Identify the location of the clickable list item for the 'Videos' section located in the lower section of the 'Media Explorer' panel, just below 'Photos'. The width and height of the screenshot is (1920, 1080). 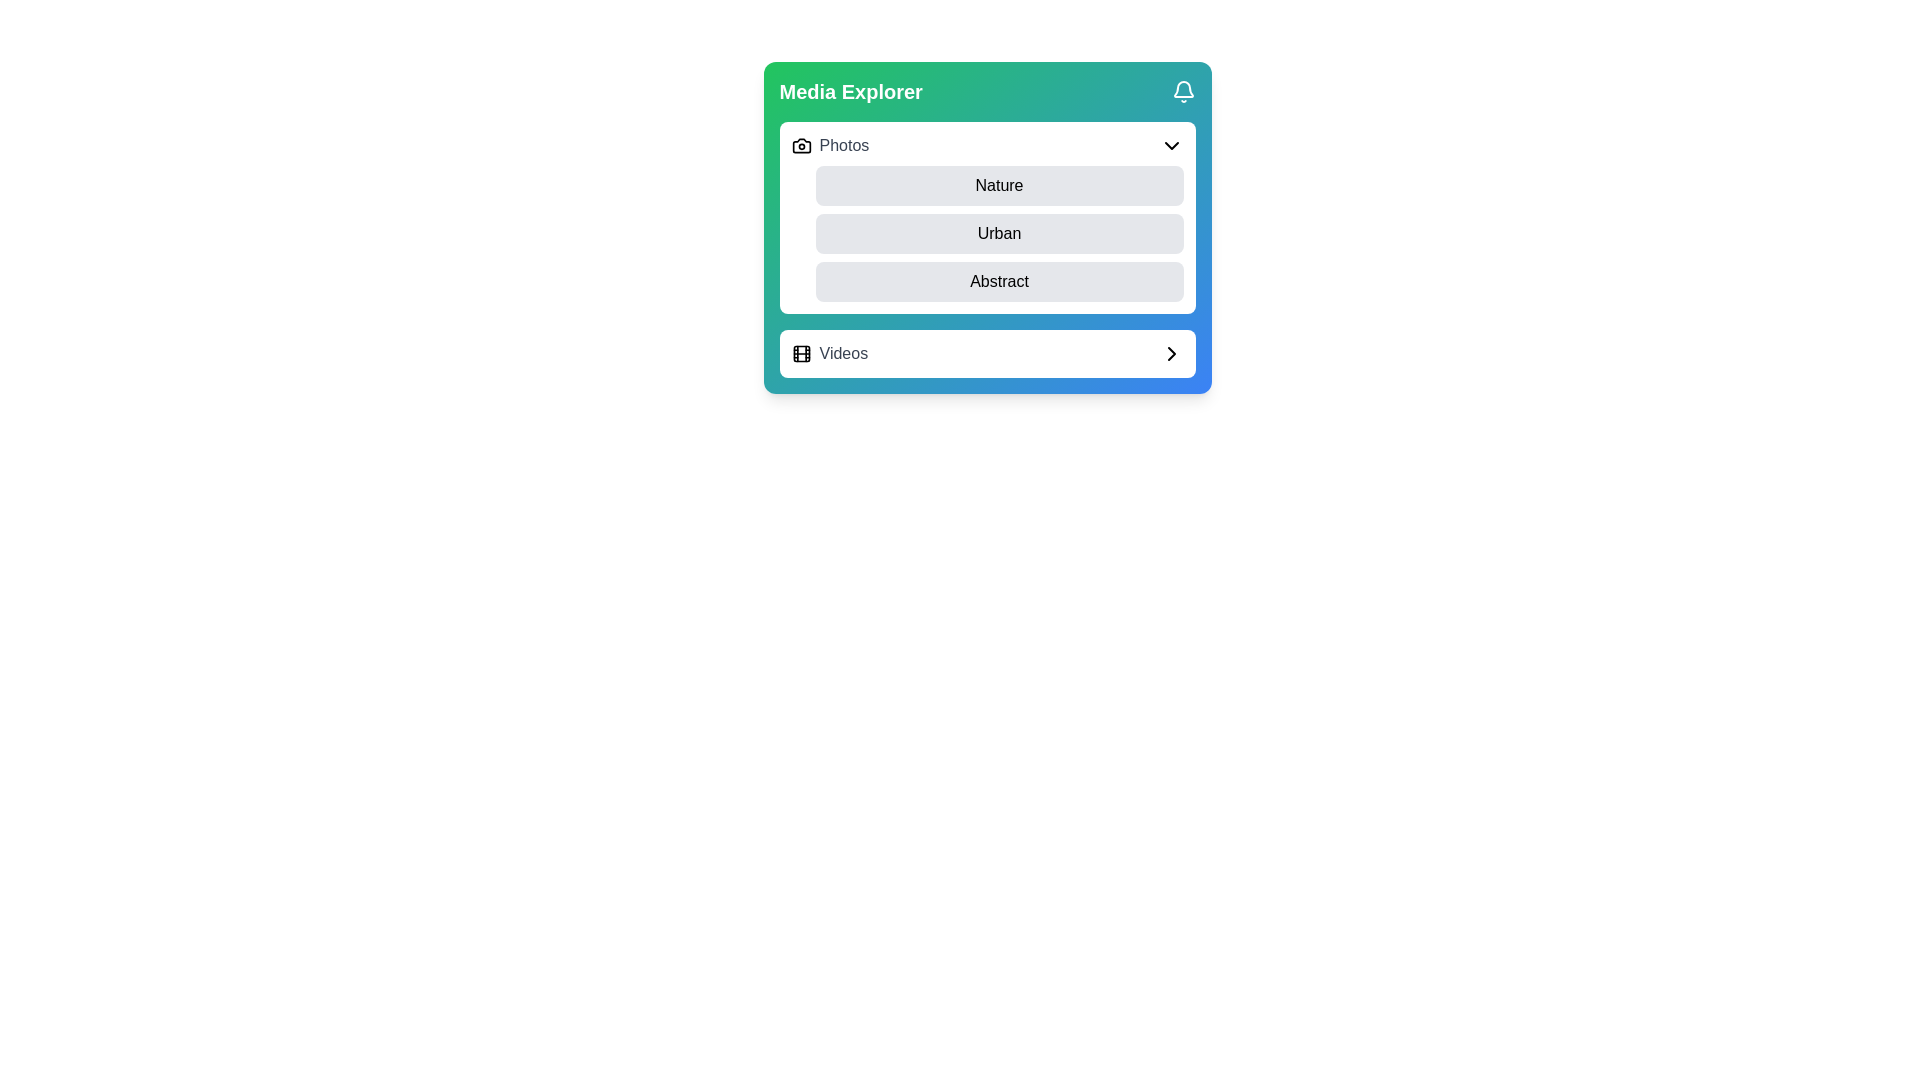
(829, 353).